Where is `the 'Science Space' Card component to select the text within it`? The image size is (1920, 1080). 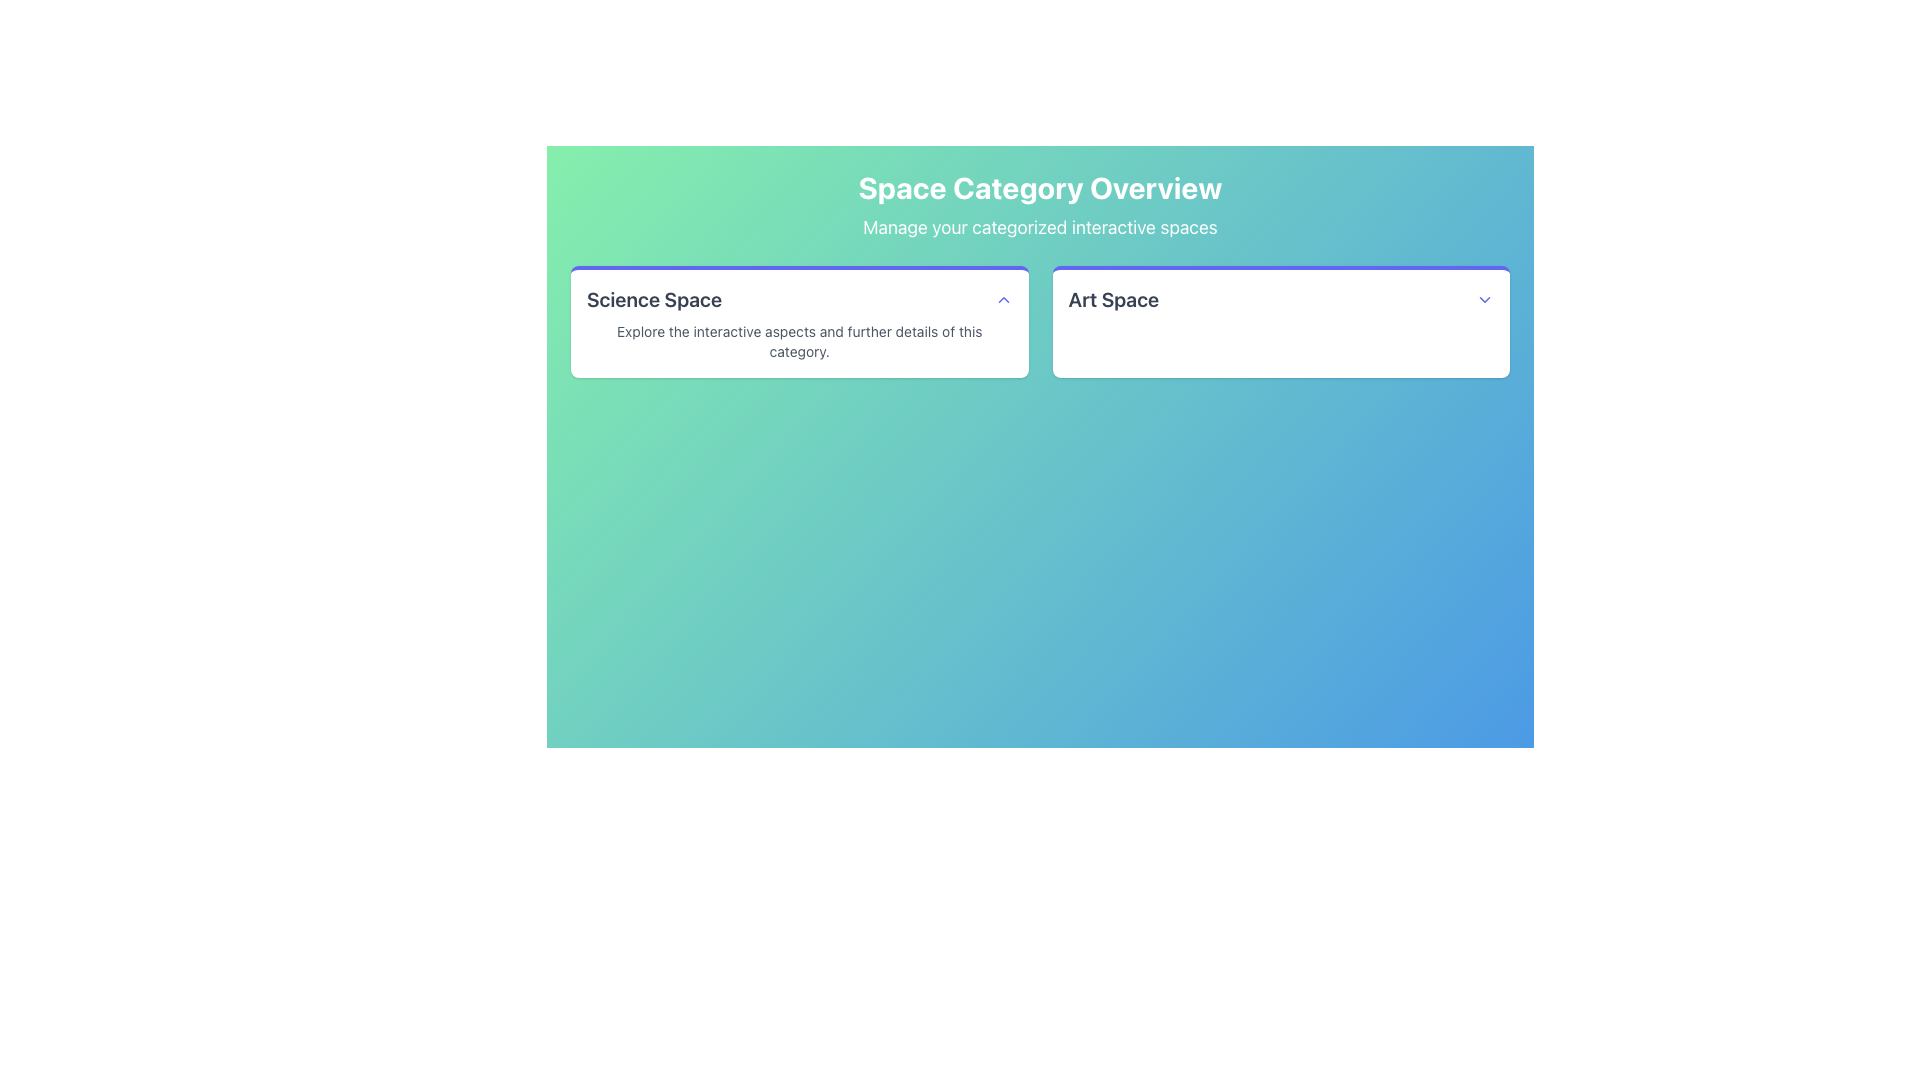 the 'Science Space' Card component to select the text within it is located at coordinates (798, 320).